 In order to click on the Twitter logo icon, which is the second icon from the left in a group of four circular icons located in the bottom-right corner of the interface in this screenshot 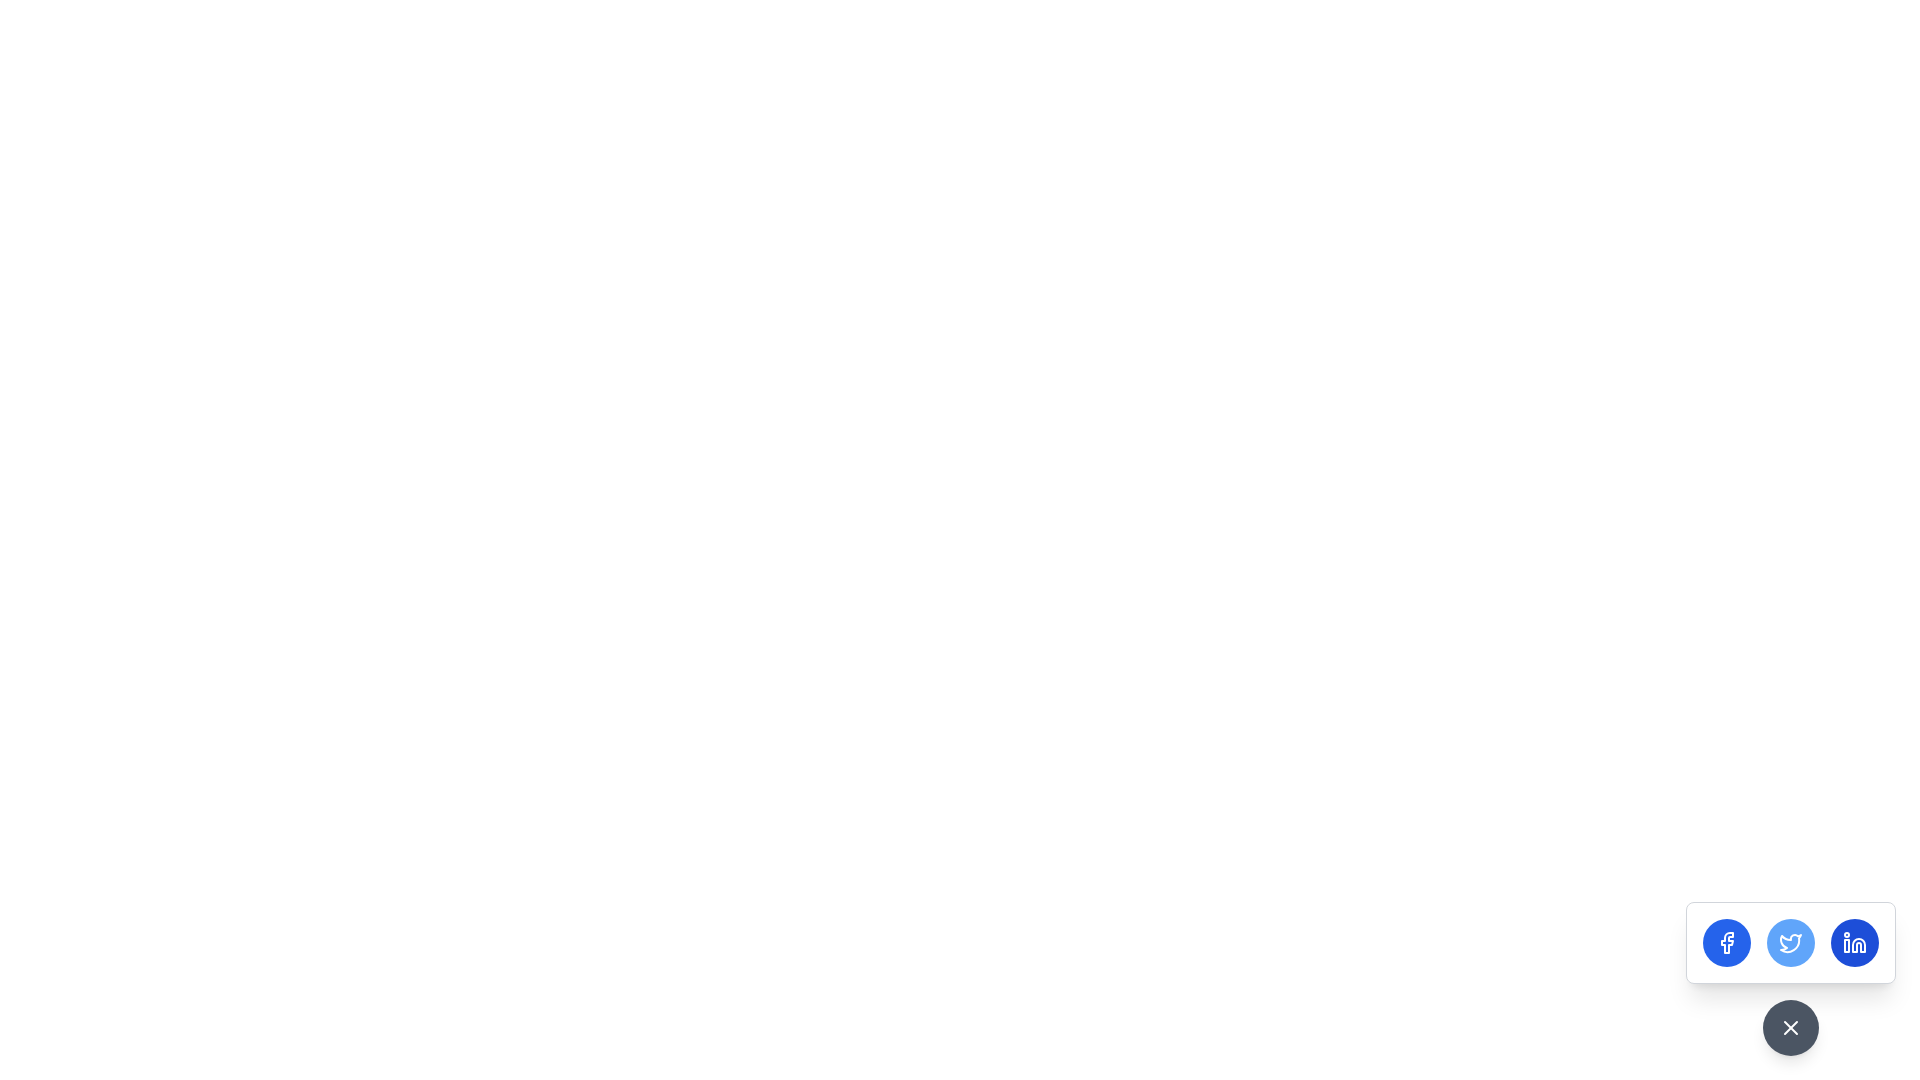, I will do `click(1790, 942)`.